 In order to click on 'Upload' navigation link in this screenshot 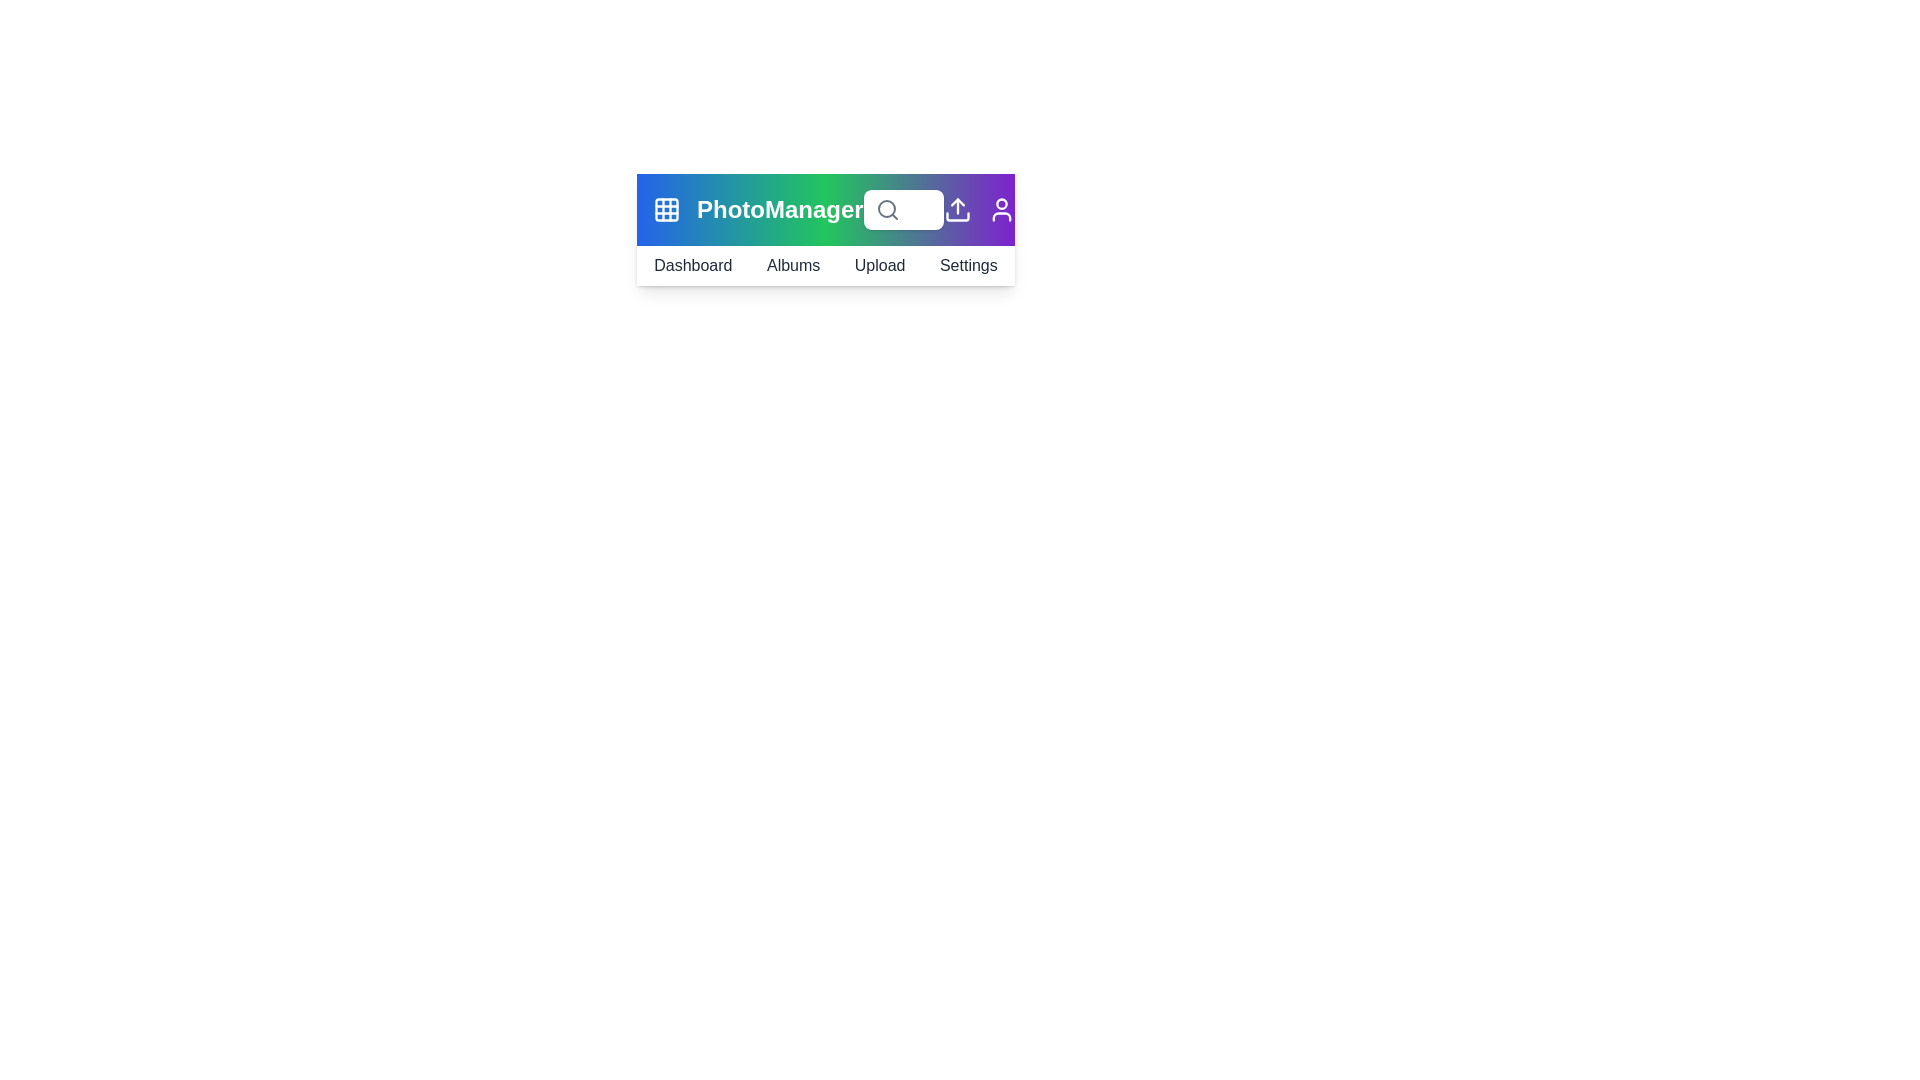, I will do `click(879, 265)`.